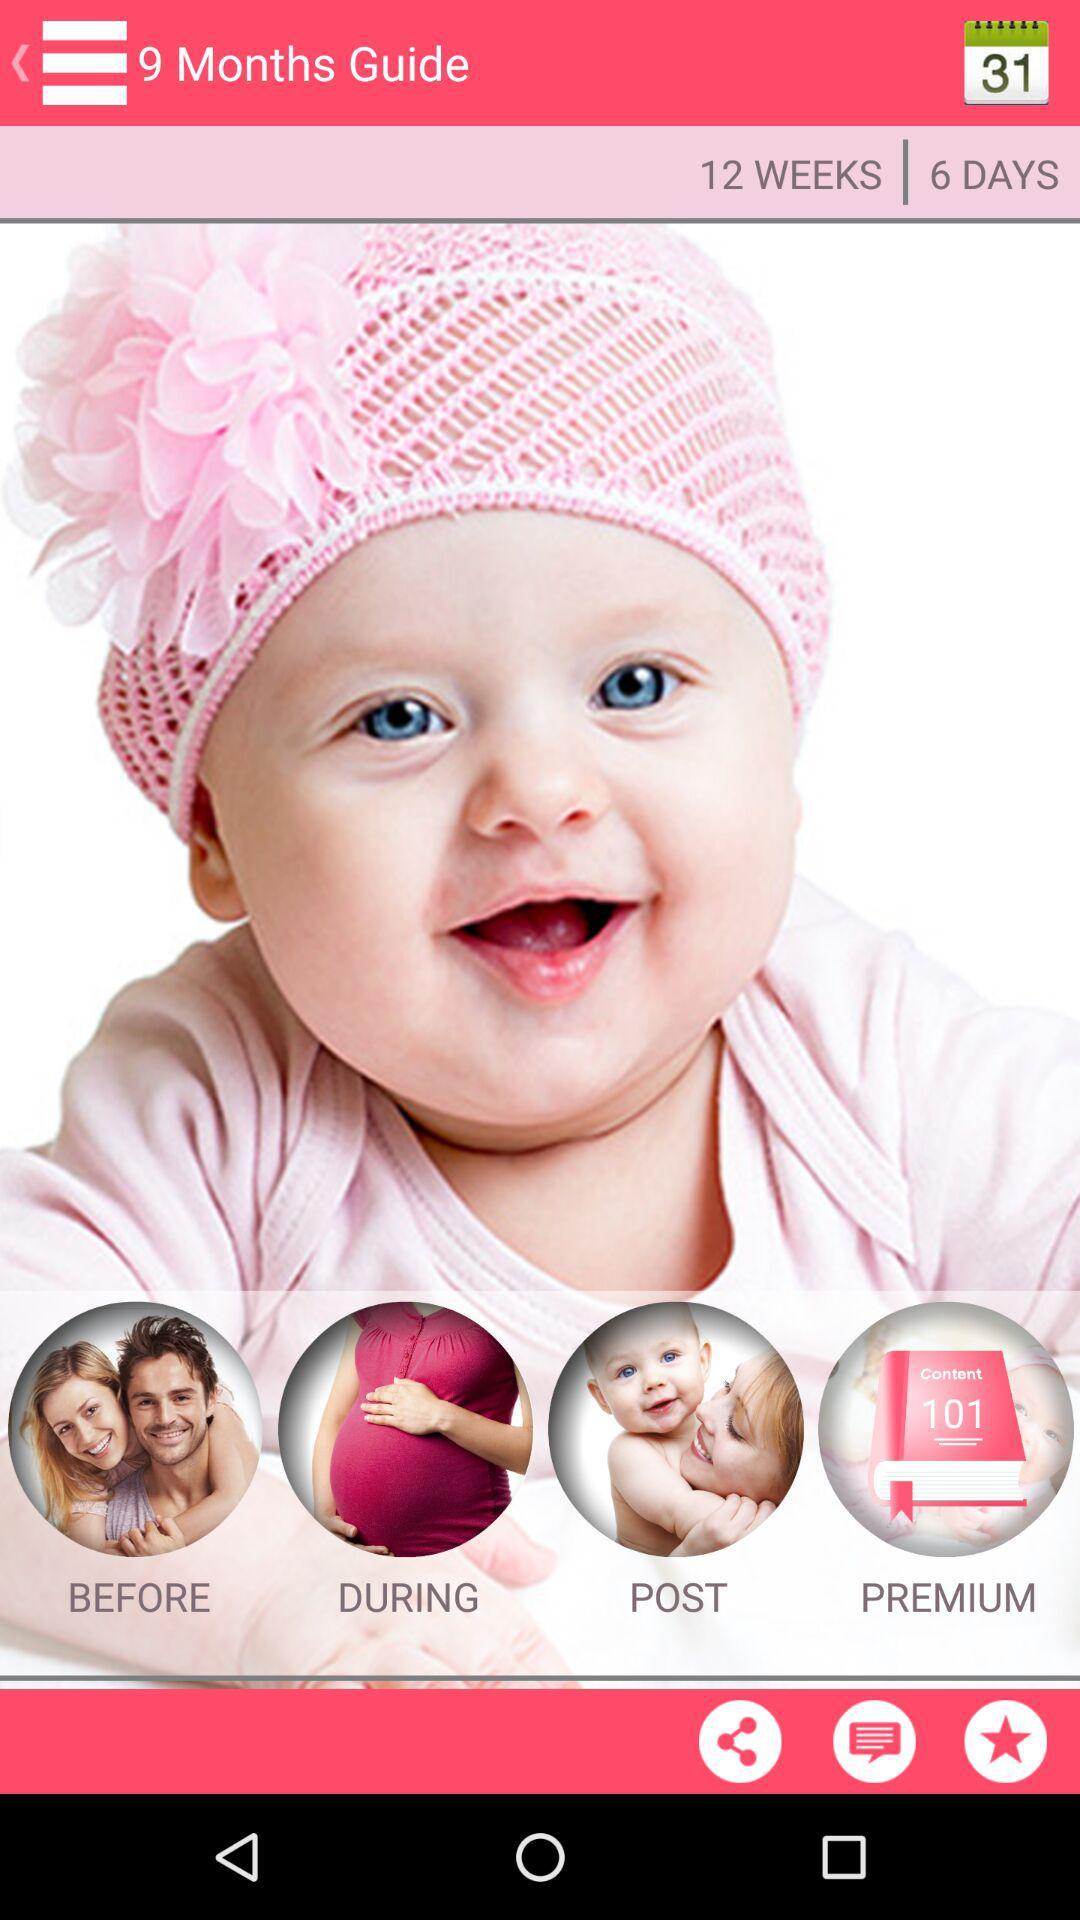 This screenshot has width=1080, height=1920. I want to click on share button, so click(740, 1740).